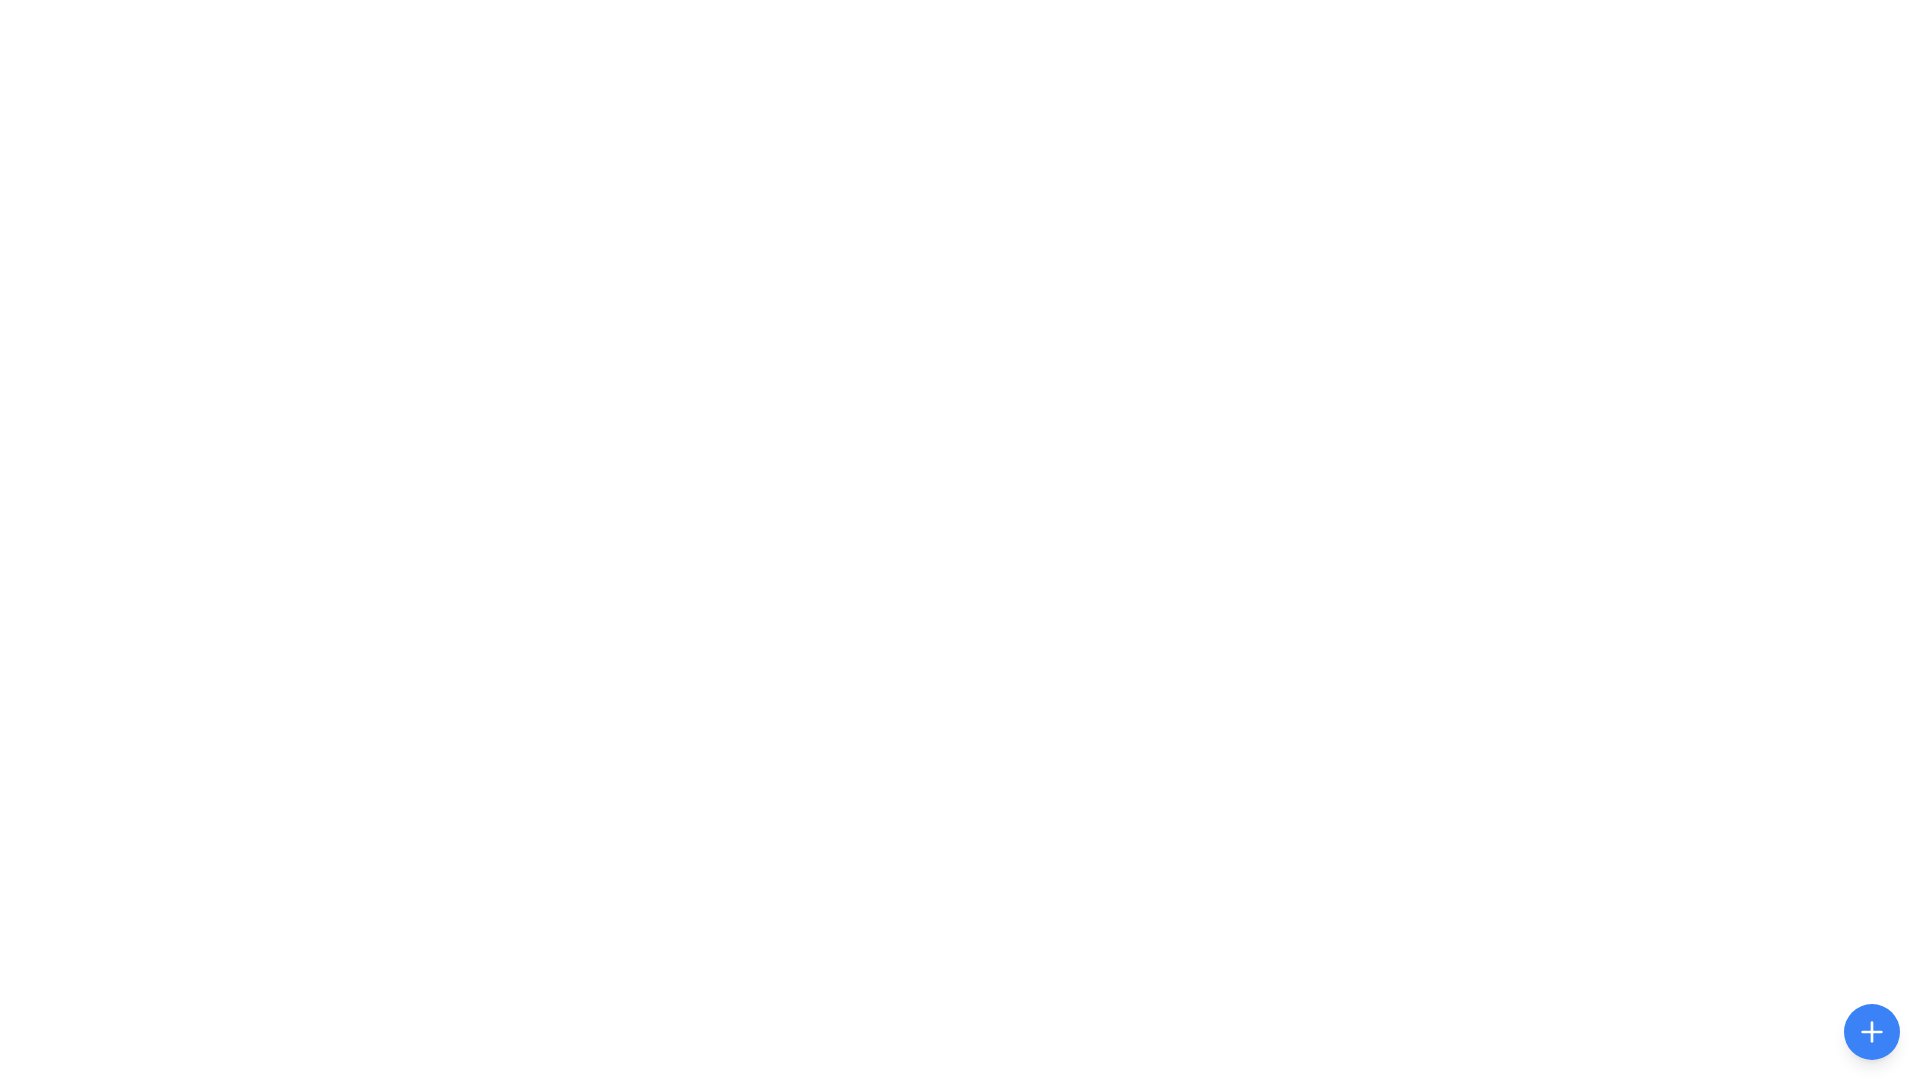 This screenshot has height=1080, width=1920. What do you see at coordinates (1871, 1032) in the screenshot?
I see `the circular blue button with a white plus sign (+) located at the bottom-right corner of the interface` at bounding box center [1871, 1032].